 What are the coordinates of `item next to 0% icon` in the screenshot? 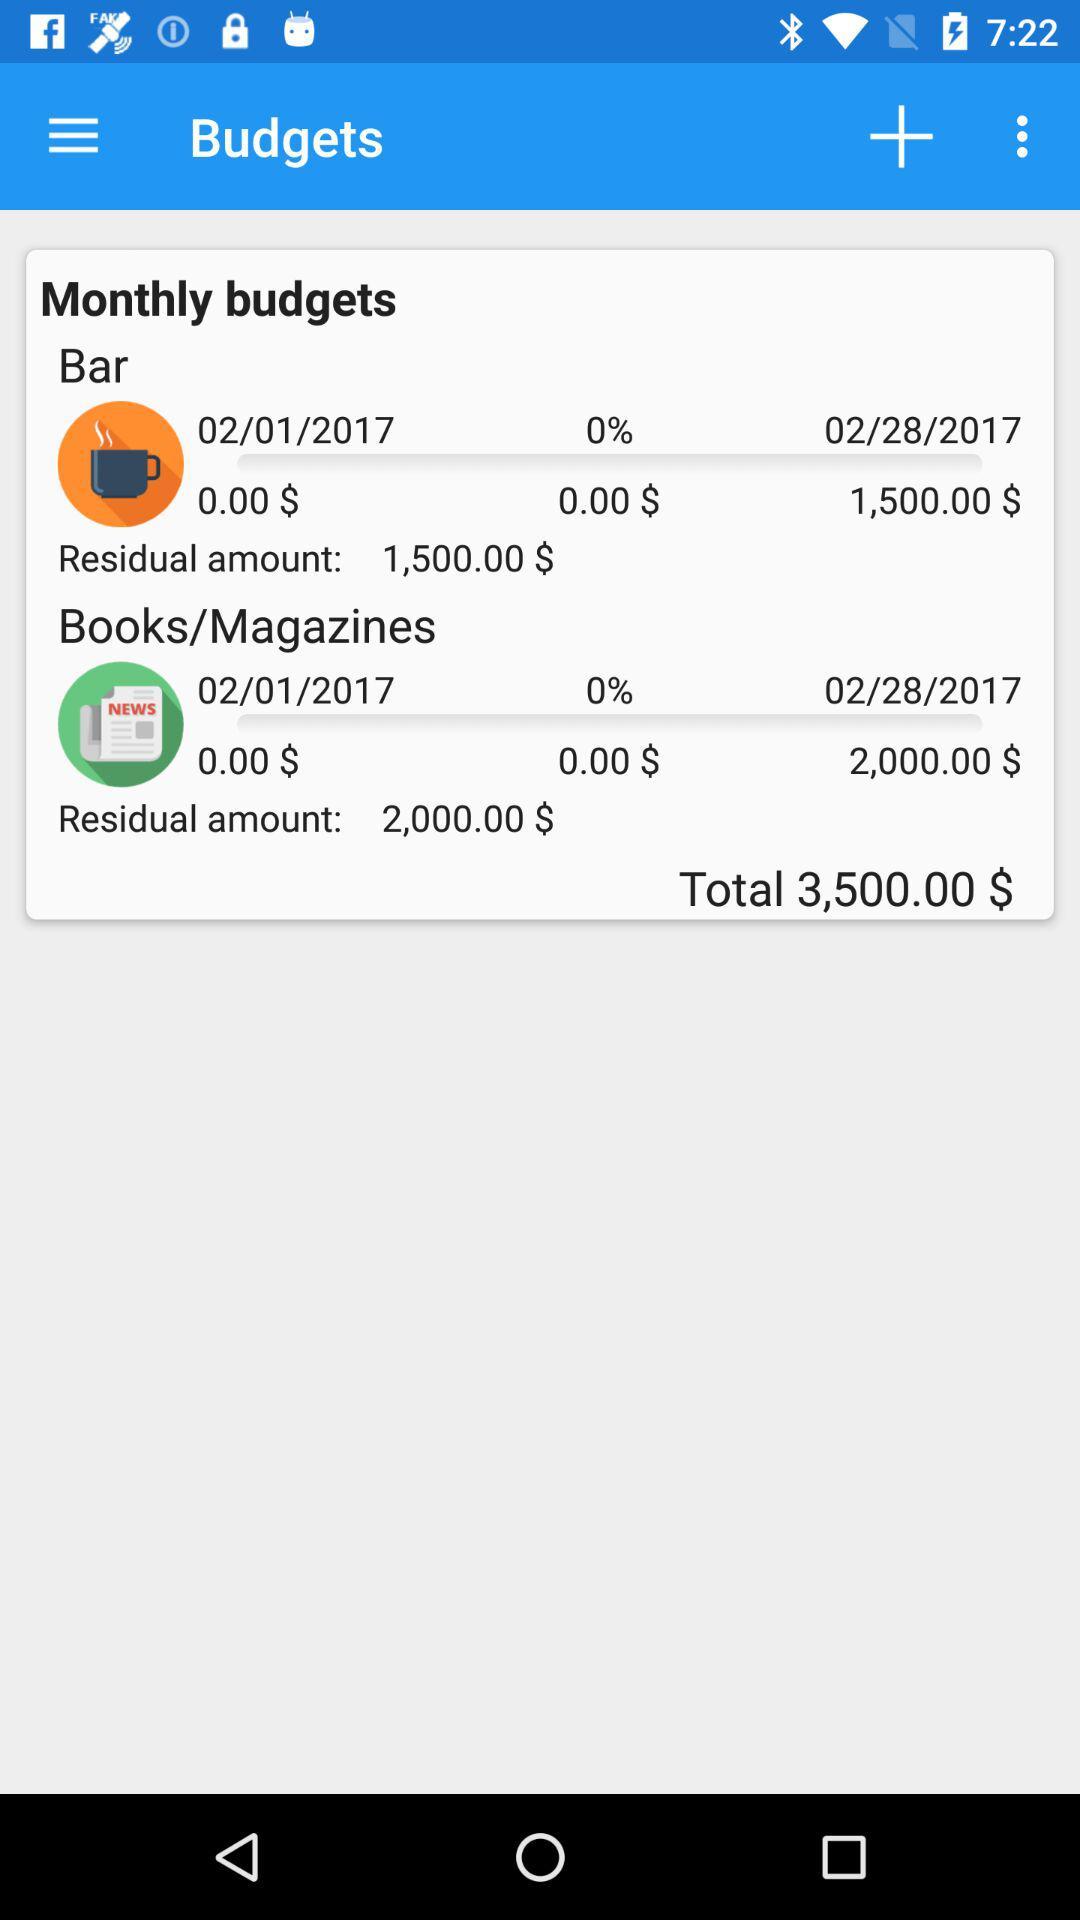 It's located at (246, 623).